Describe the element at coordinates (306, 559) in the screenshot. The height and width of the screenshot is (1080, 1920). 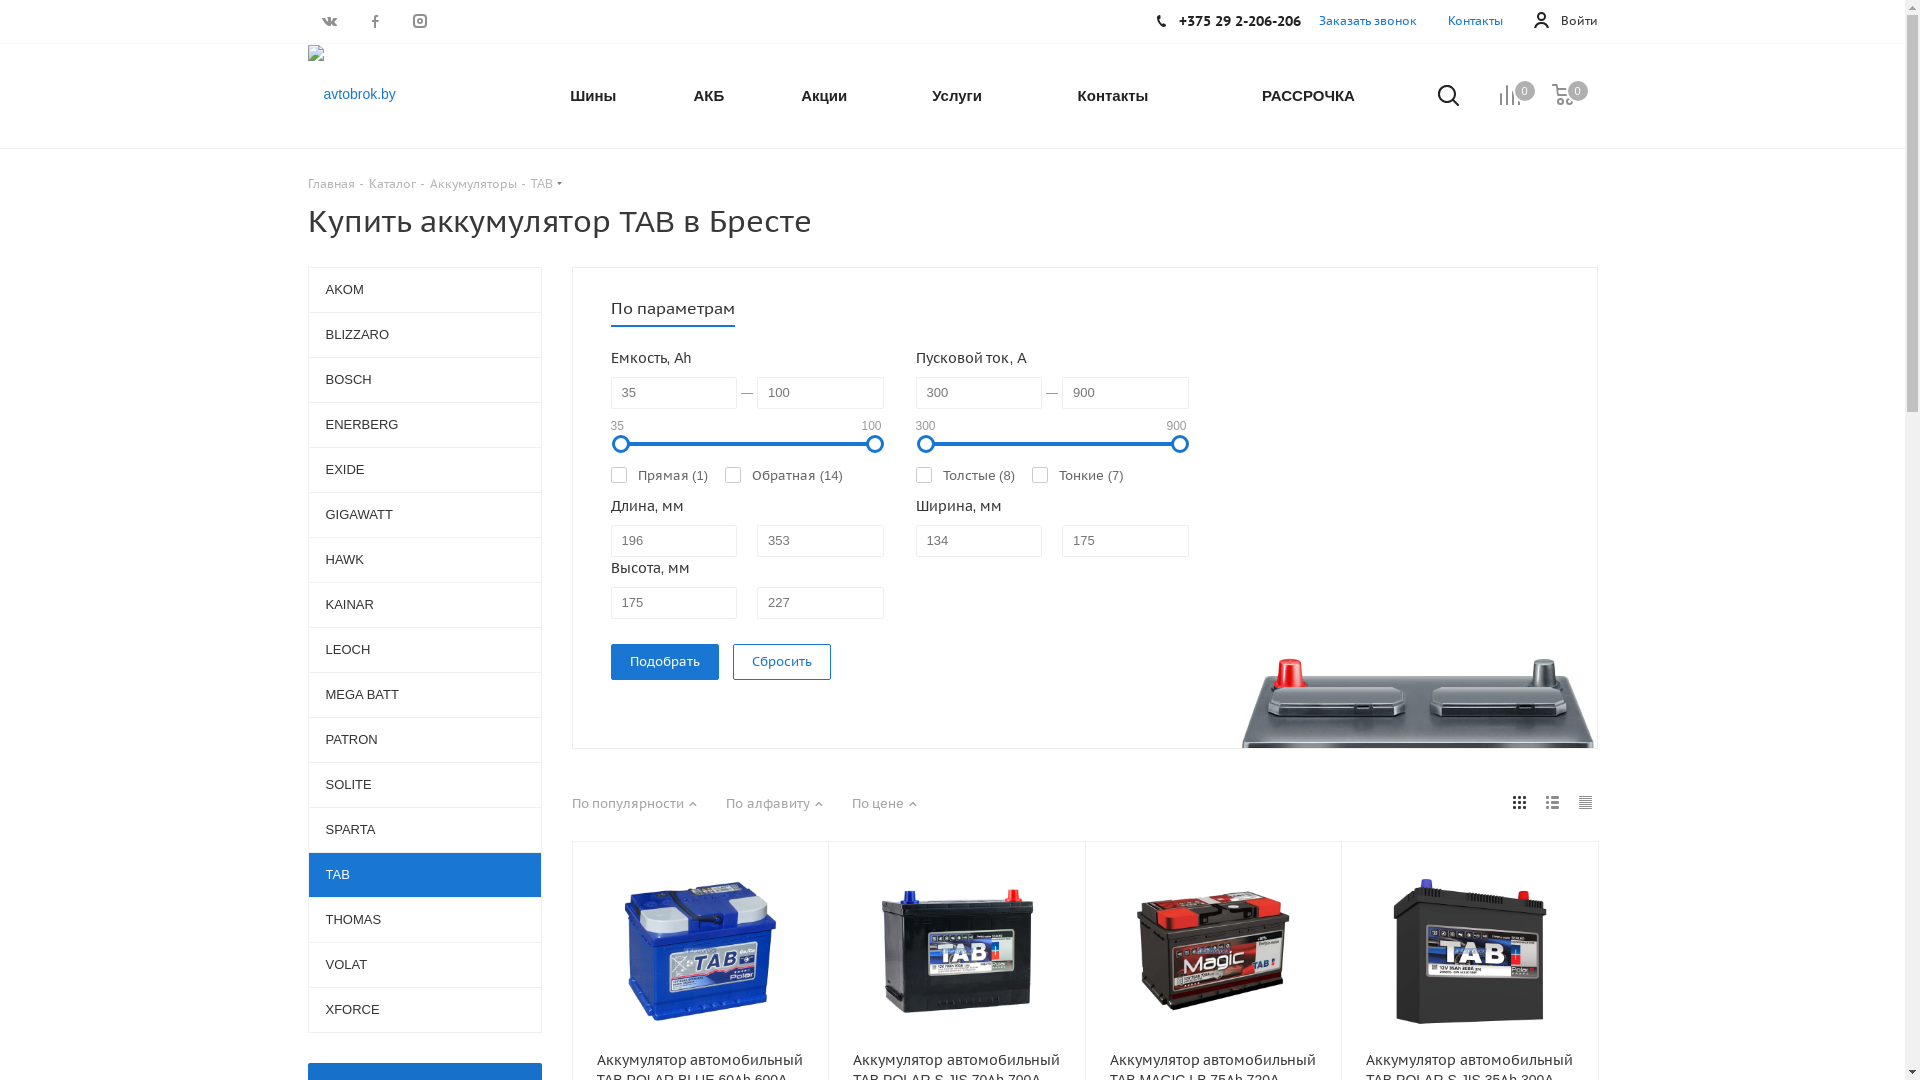
I see `'HAWK'` at that location.